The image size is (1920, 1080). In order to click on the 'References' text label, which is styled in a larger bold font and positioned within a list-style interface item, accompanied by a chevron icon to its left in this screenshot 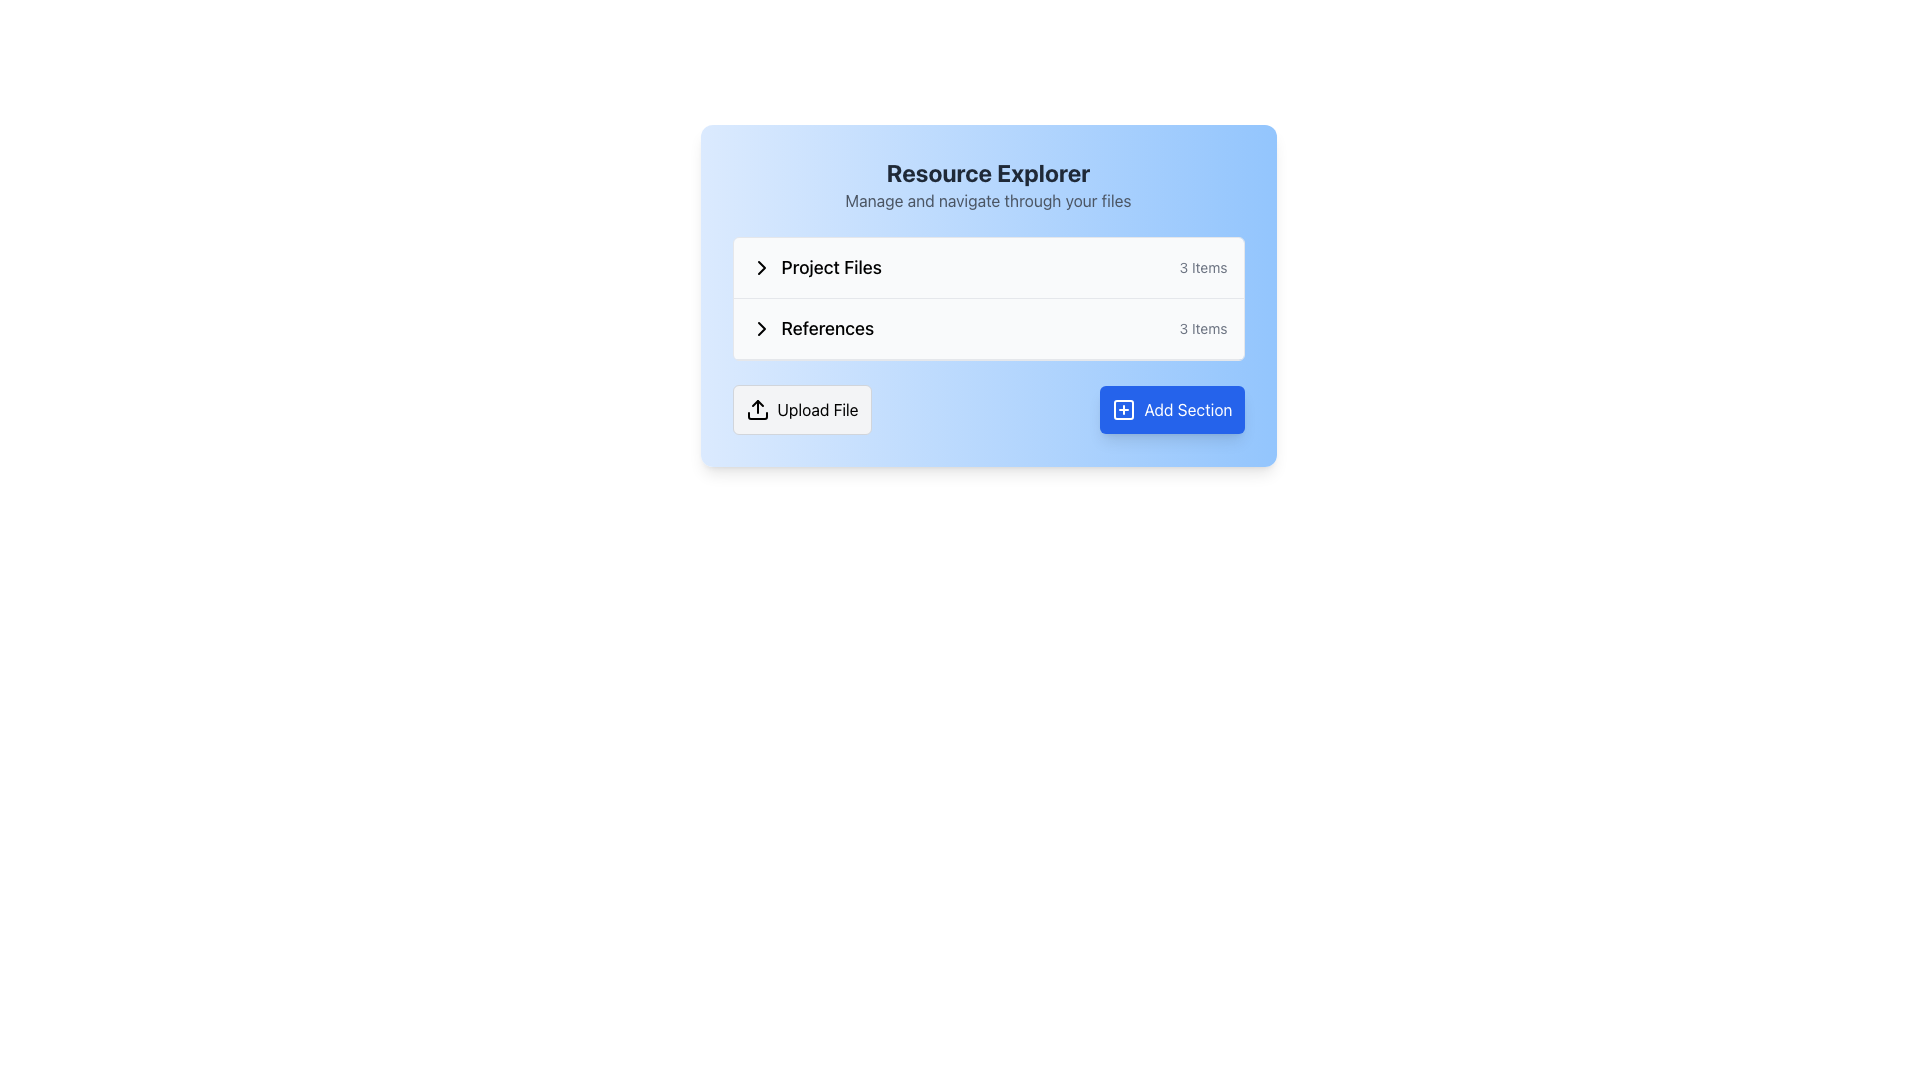, I will do `click(827, 327)`.